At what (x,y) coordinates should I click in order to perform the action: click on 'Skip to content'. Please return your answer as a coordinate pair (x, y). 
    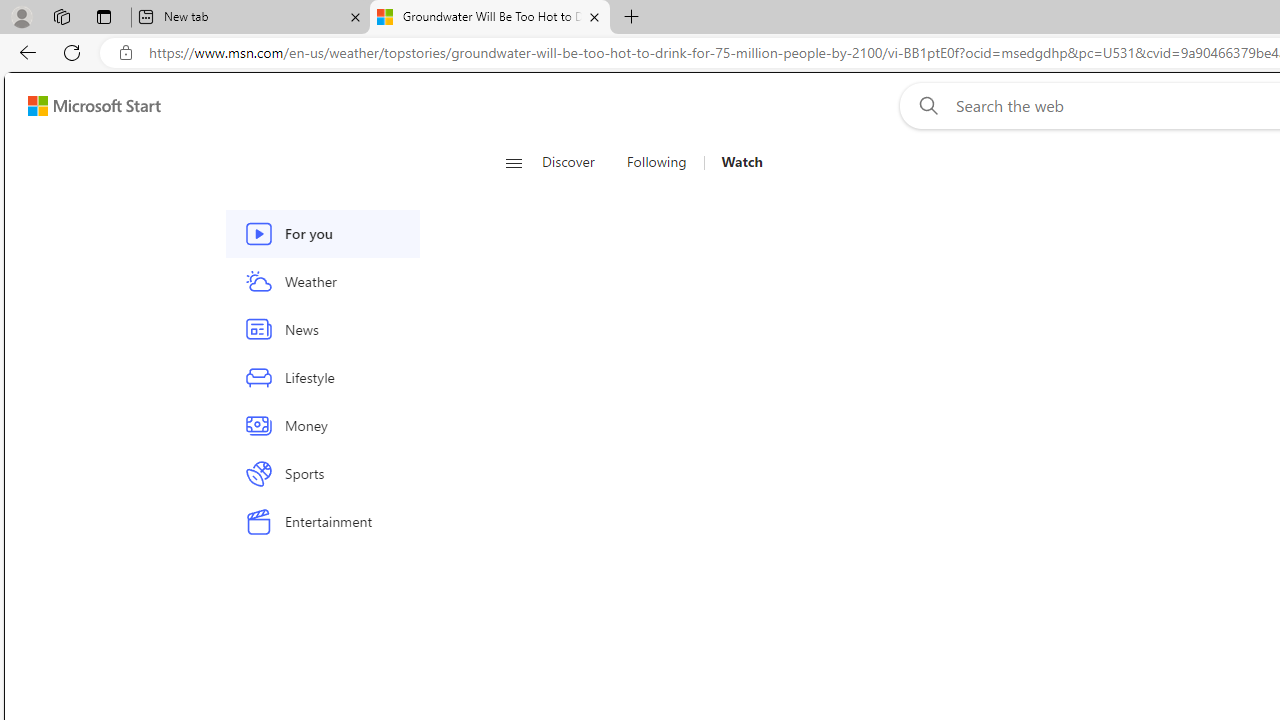
    Looking at the image, I should click on (86, 105).